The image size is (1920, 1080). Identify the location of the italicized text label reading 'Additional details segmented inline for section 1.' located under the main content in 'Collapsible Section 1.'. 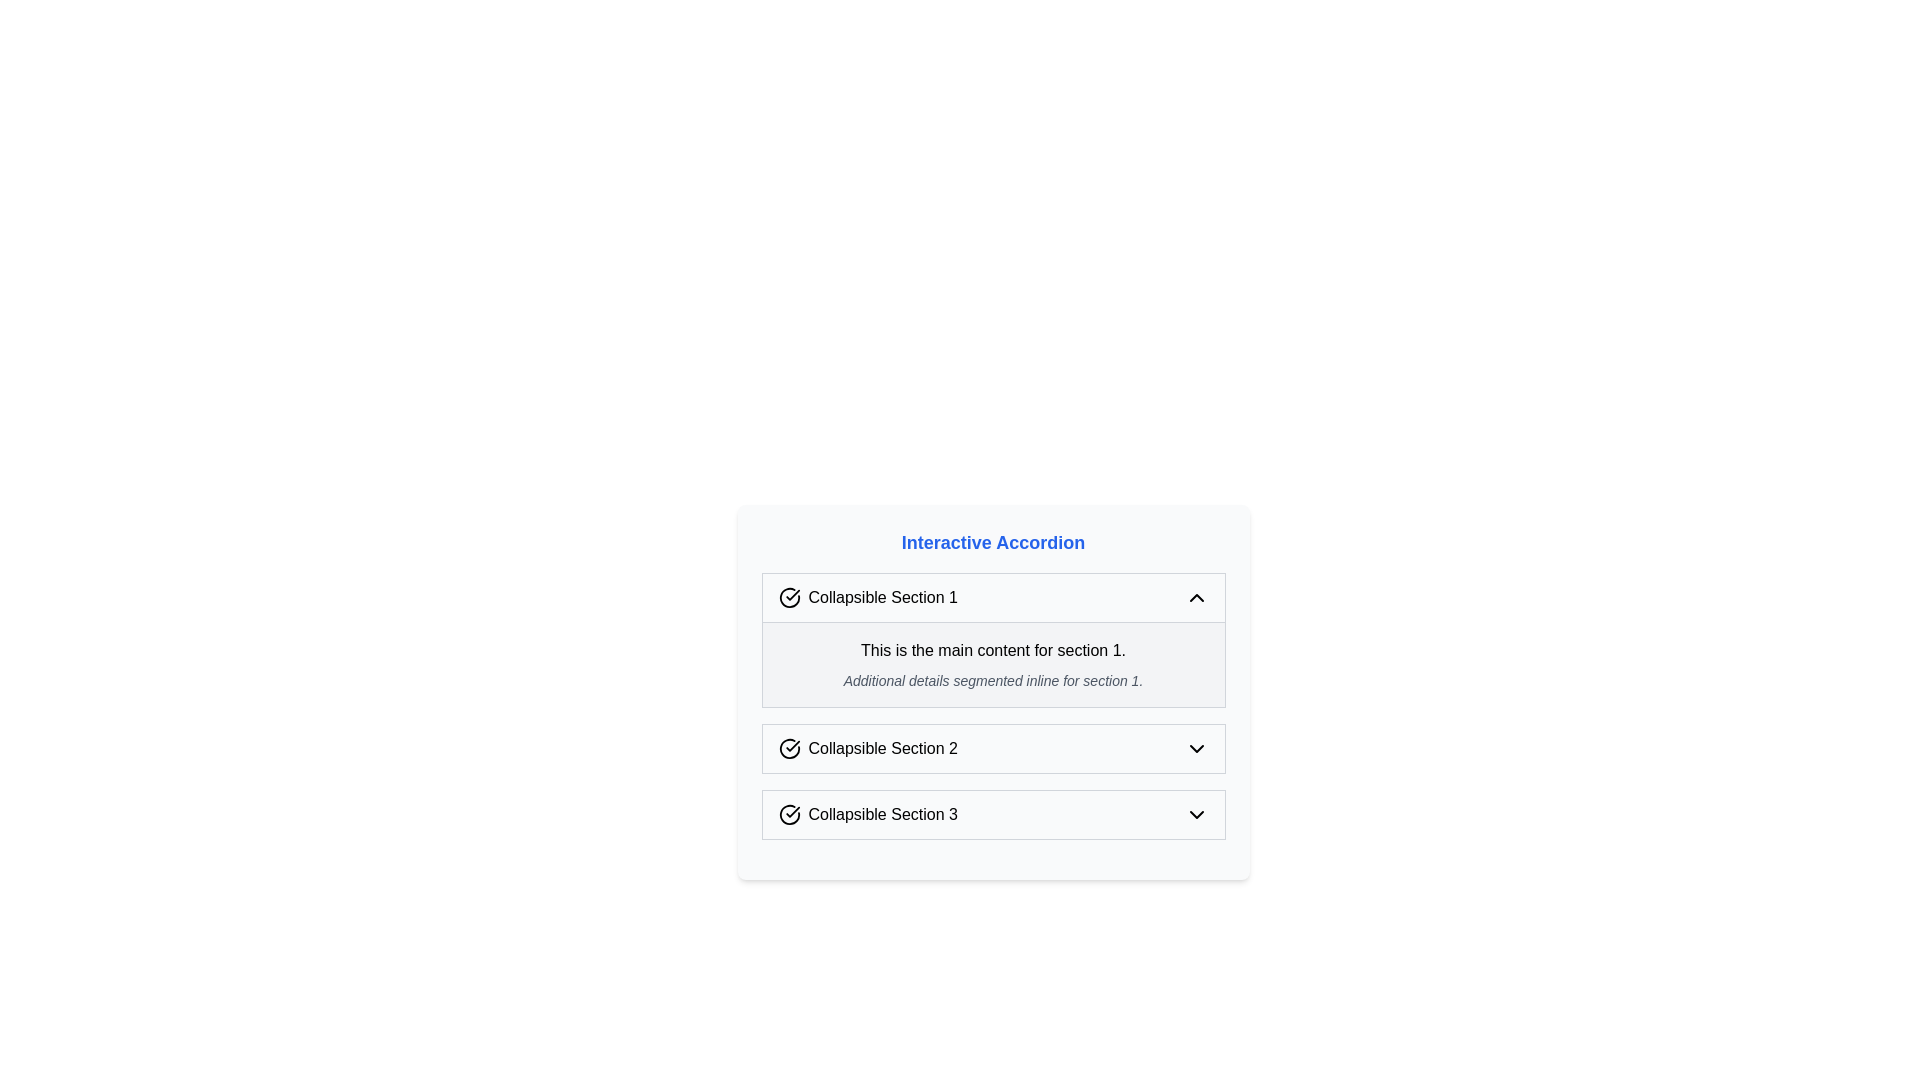
(993, 680).